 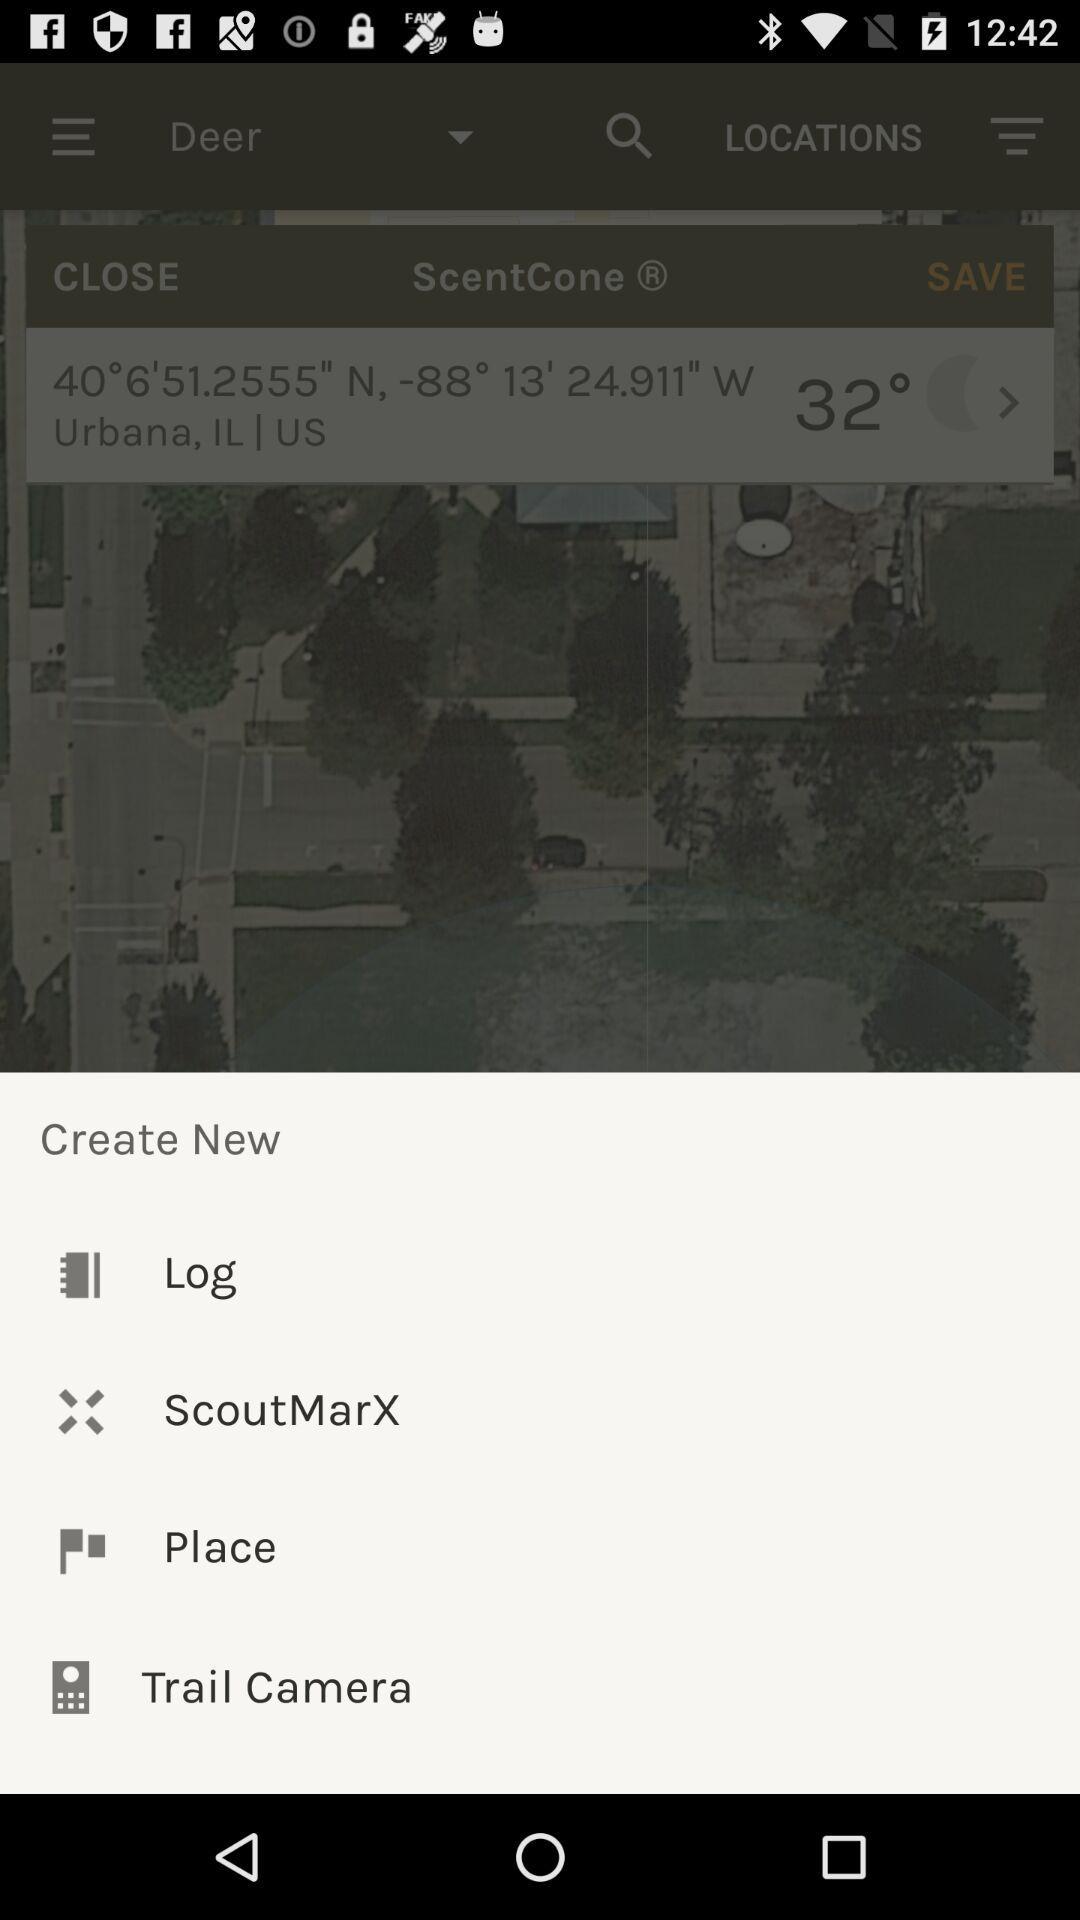 What do you see at coordinates (540, 1549) in the screenshot?
I see `the place icon` at bounding box center [540, 1549].